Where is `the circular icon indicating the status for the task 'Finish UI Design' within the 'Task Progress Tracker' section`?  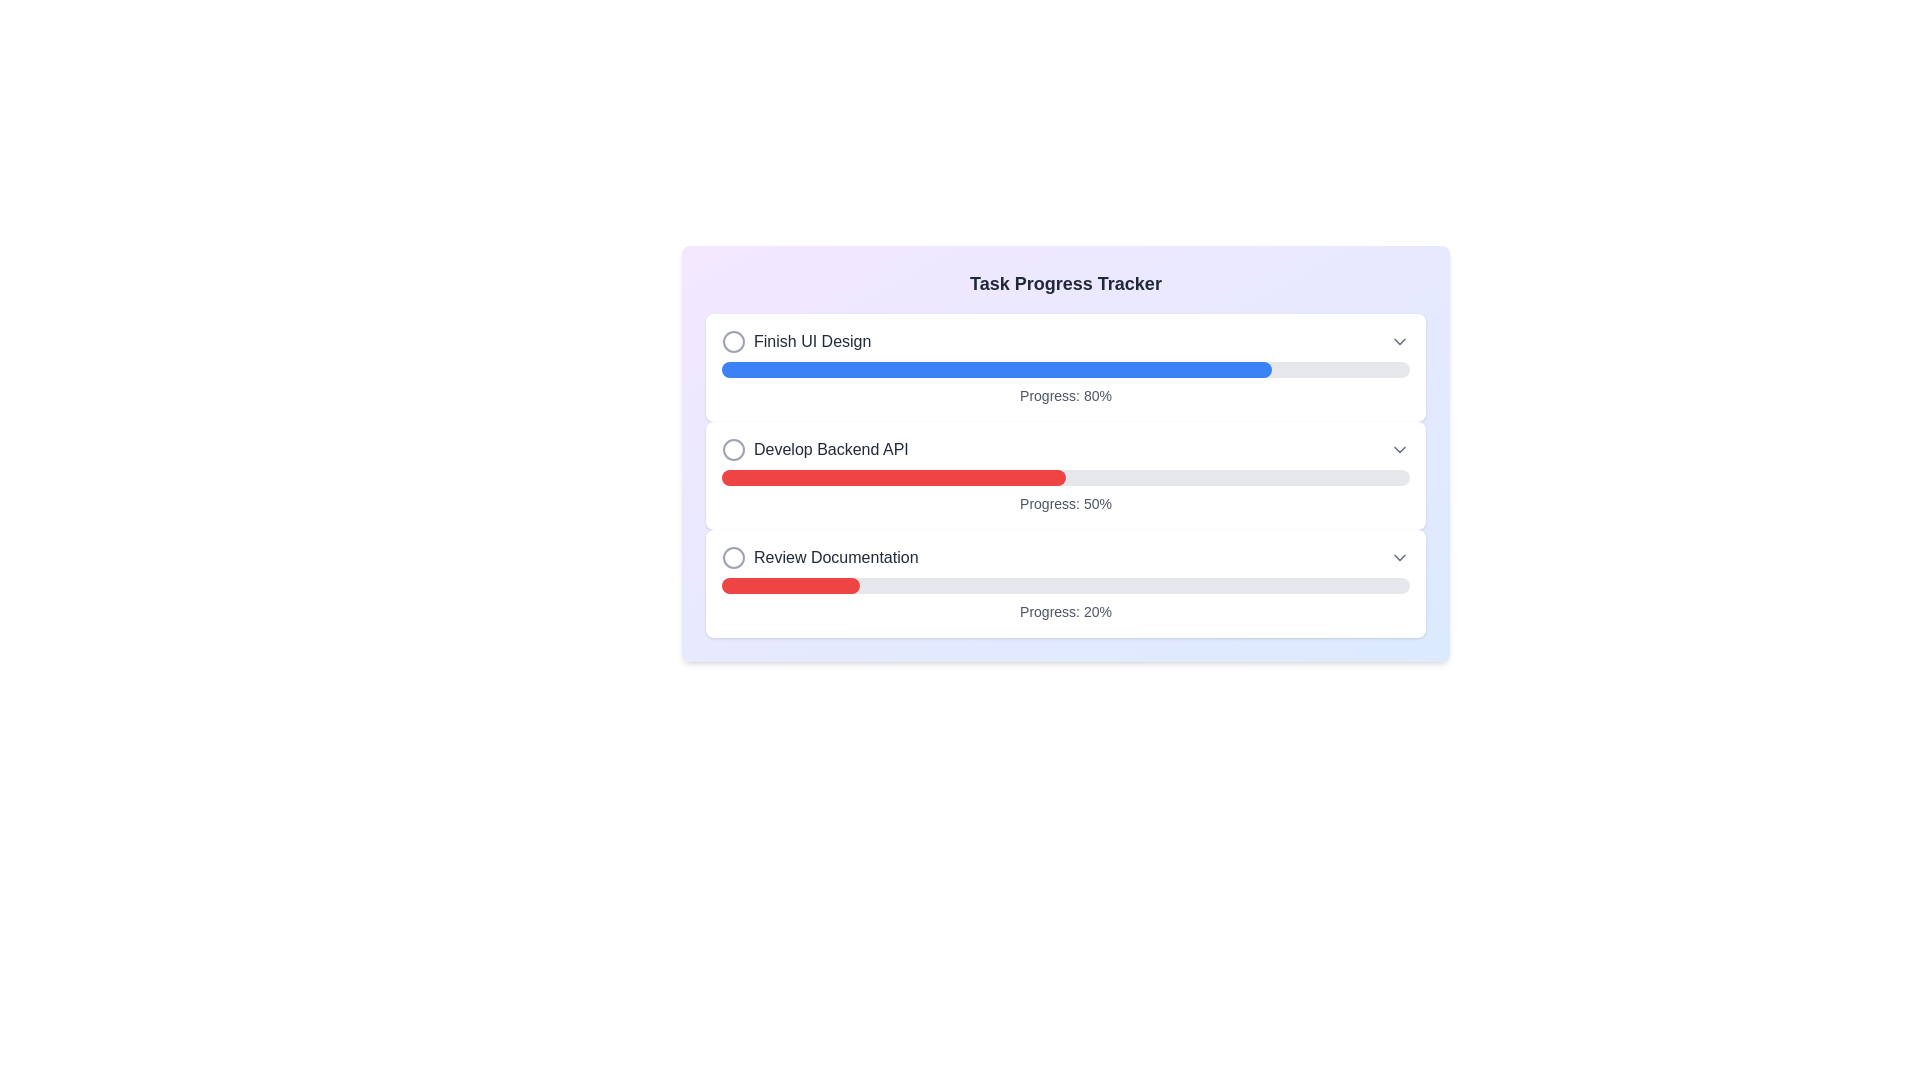 the circular icon indicating the status for the task 'Finish UI Design' within the 'Task Progress Tracker' section is located at coordinates (733, 341).